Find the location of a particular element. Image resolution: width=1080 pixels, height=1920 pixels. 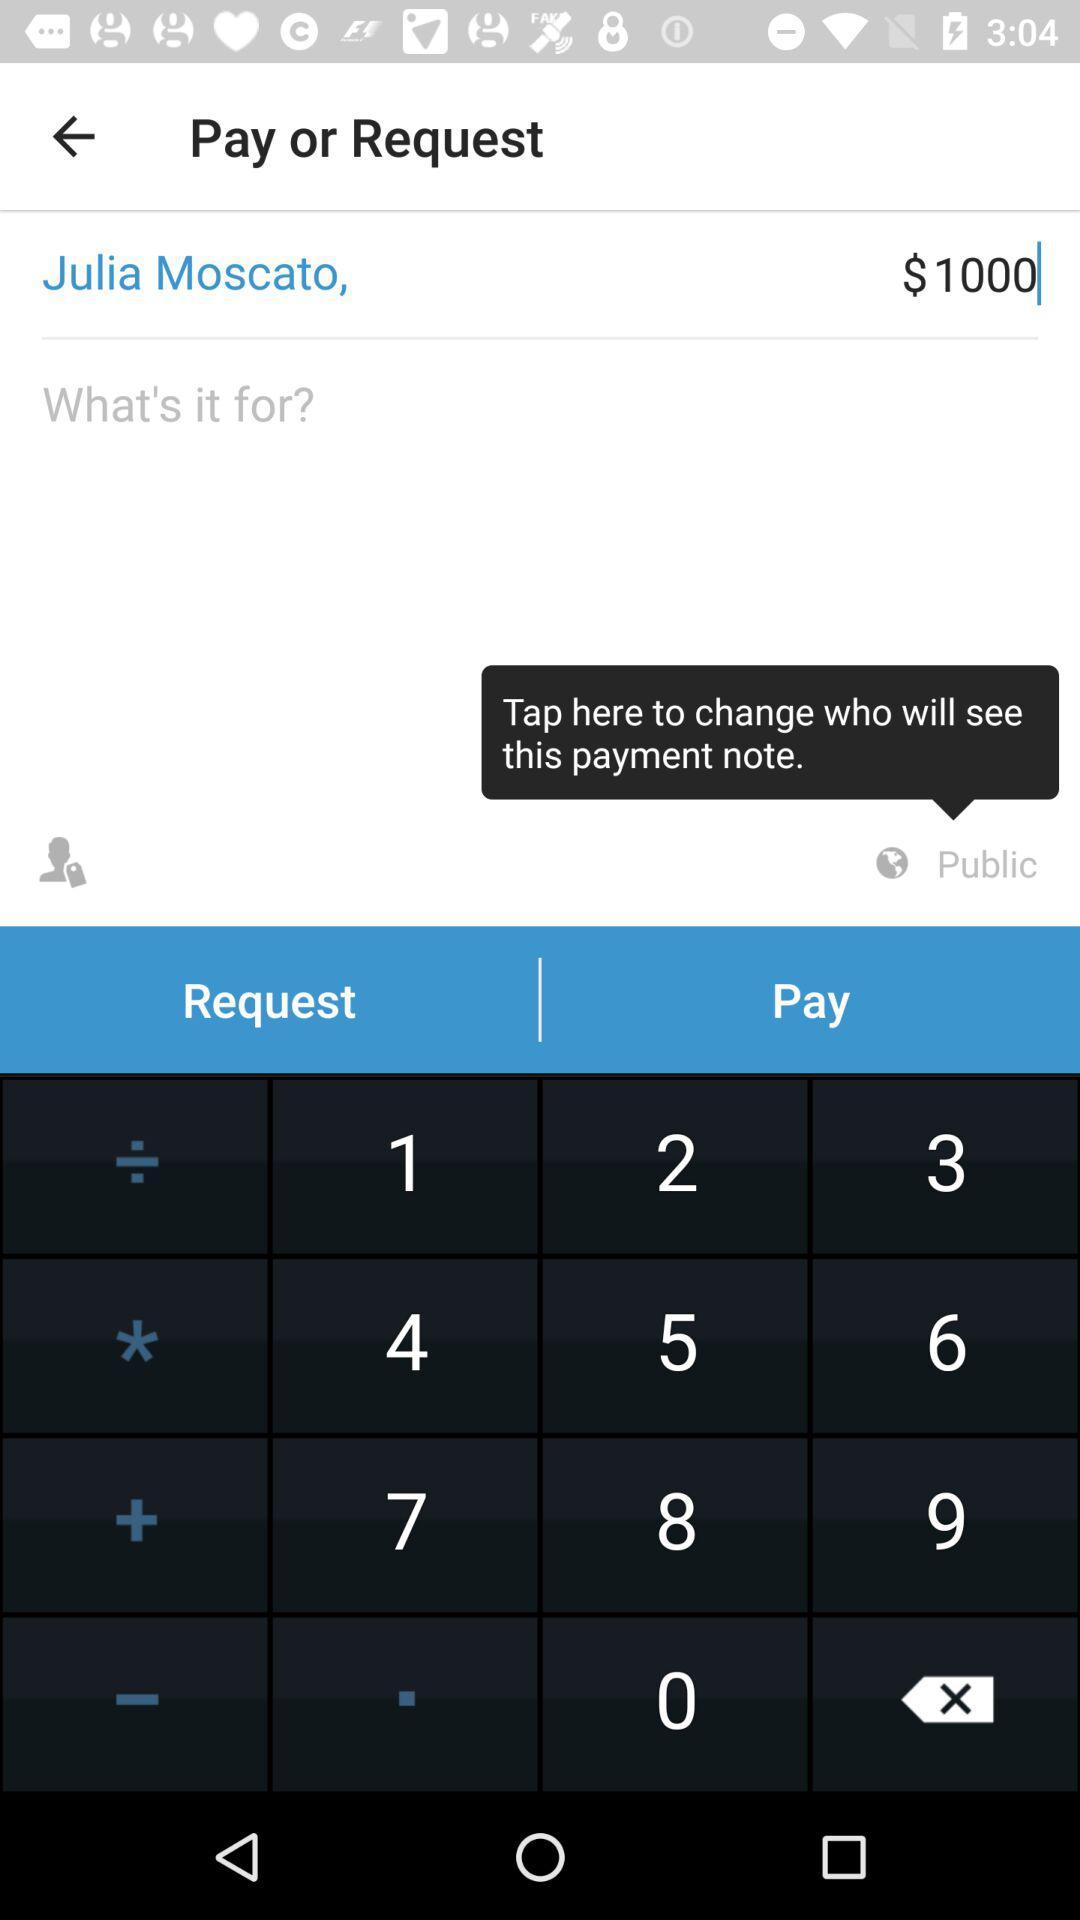

contacts to list is located at coordinates (61, 863).